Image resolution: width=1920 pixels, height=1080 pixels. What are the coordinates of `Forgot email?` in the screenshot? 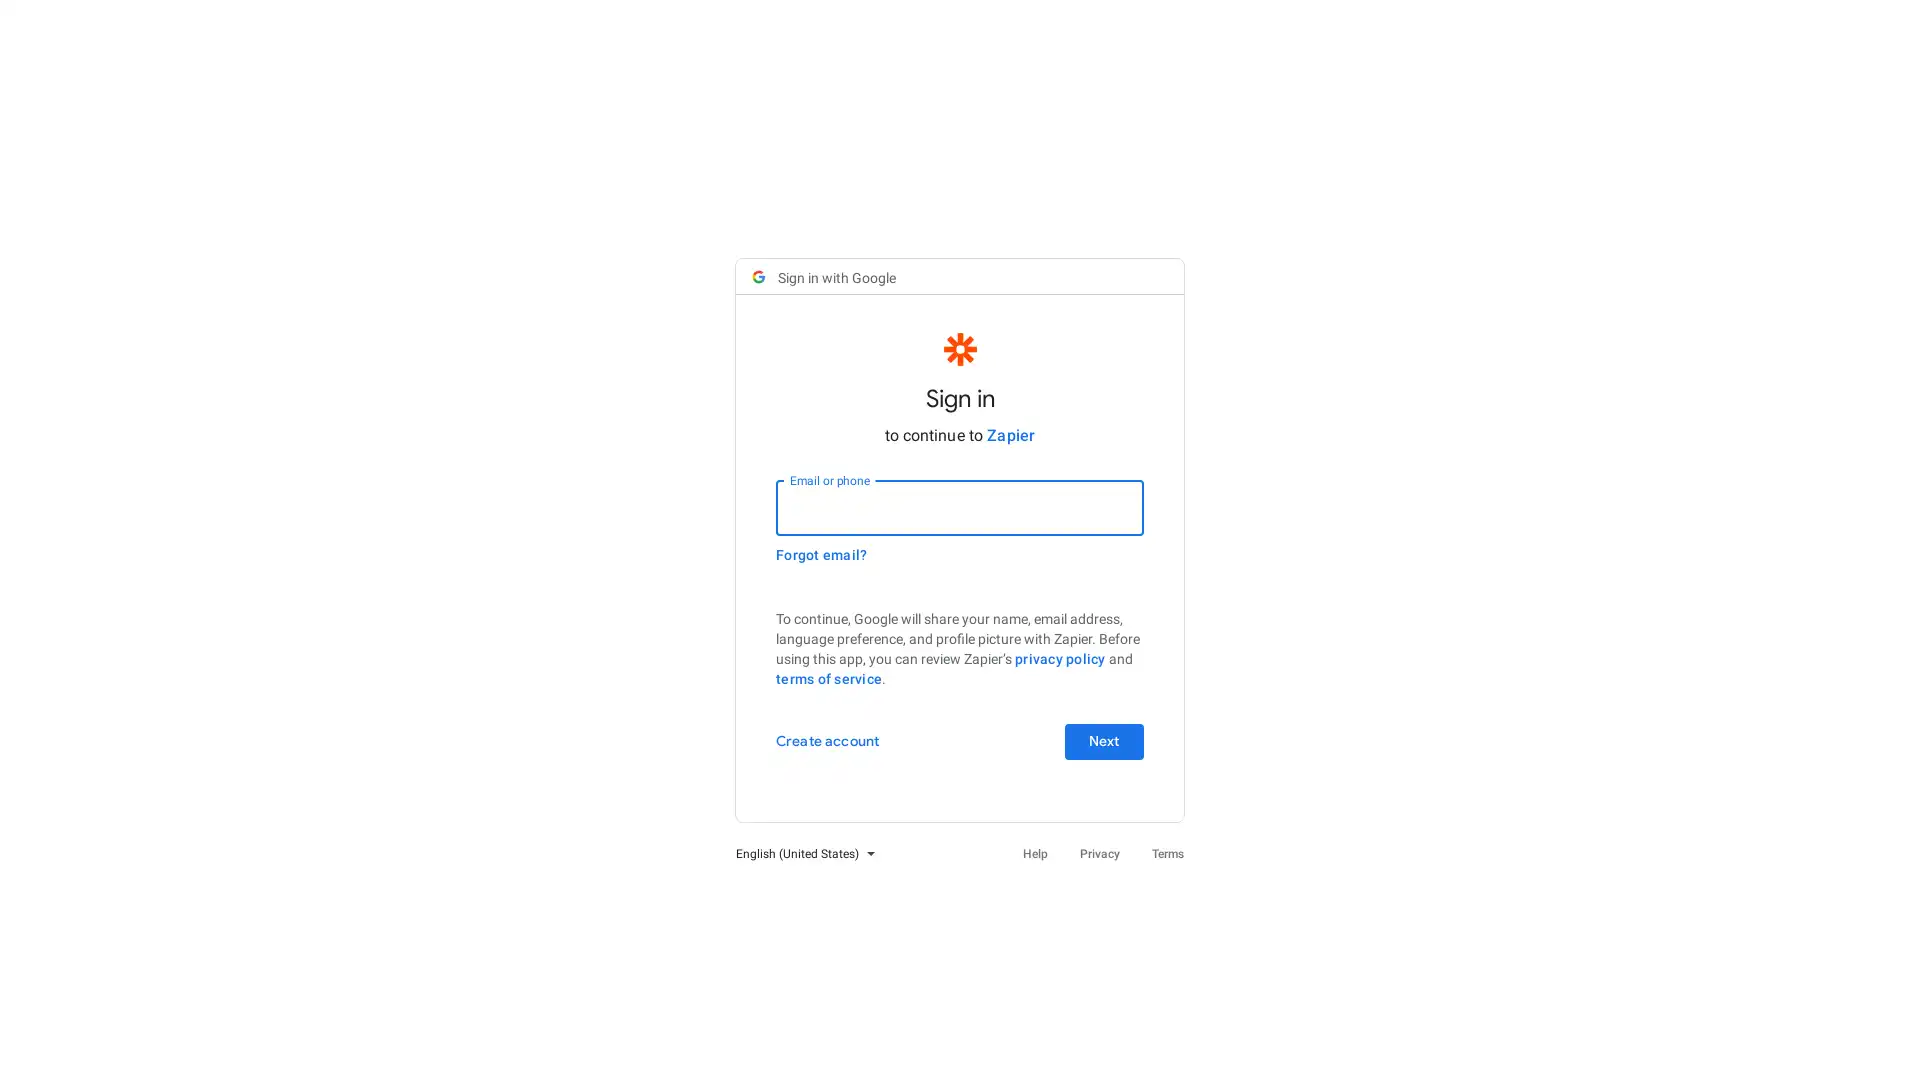 It's located at (821, 554).